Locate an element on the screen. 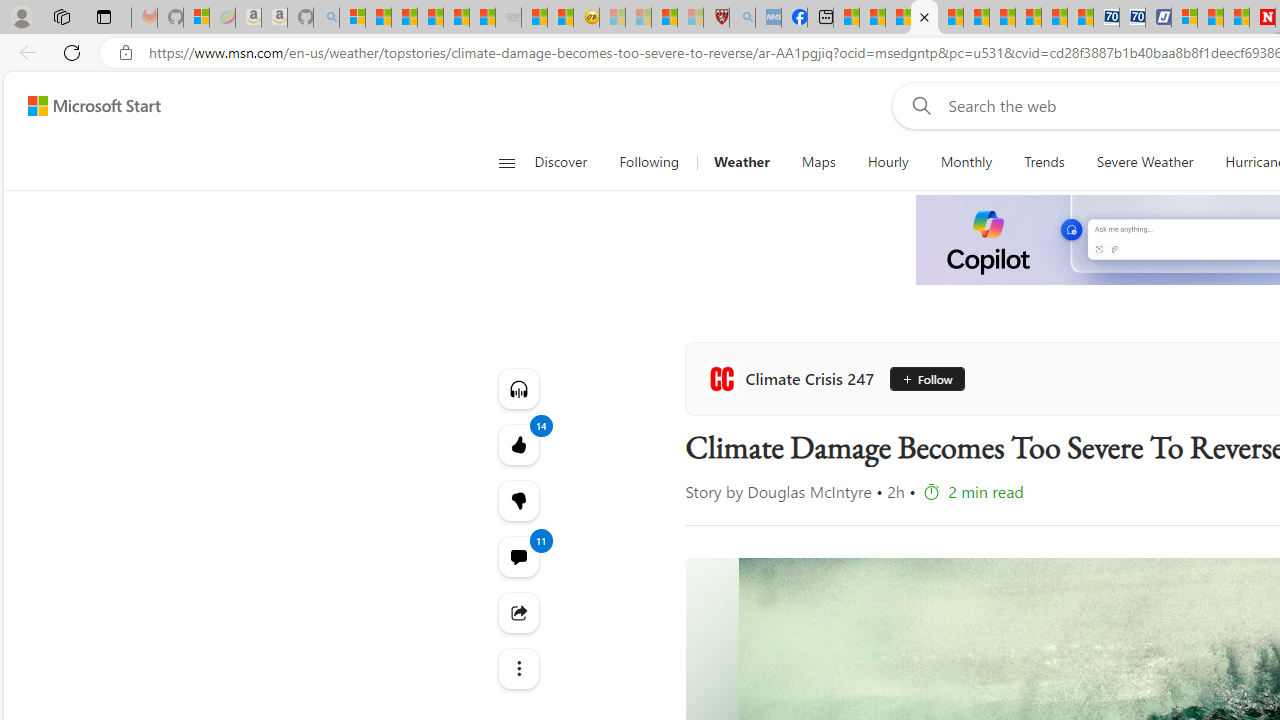 The height and width of the screenshot is (720, 1280). 'Cheap Car Rentals - Save70.com' is located at coordinates (1105, 17).